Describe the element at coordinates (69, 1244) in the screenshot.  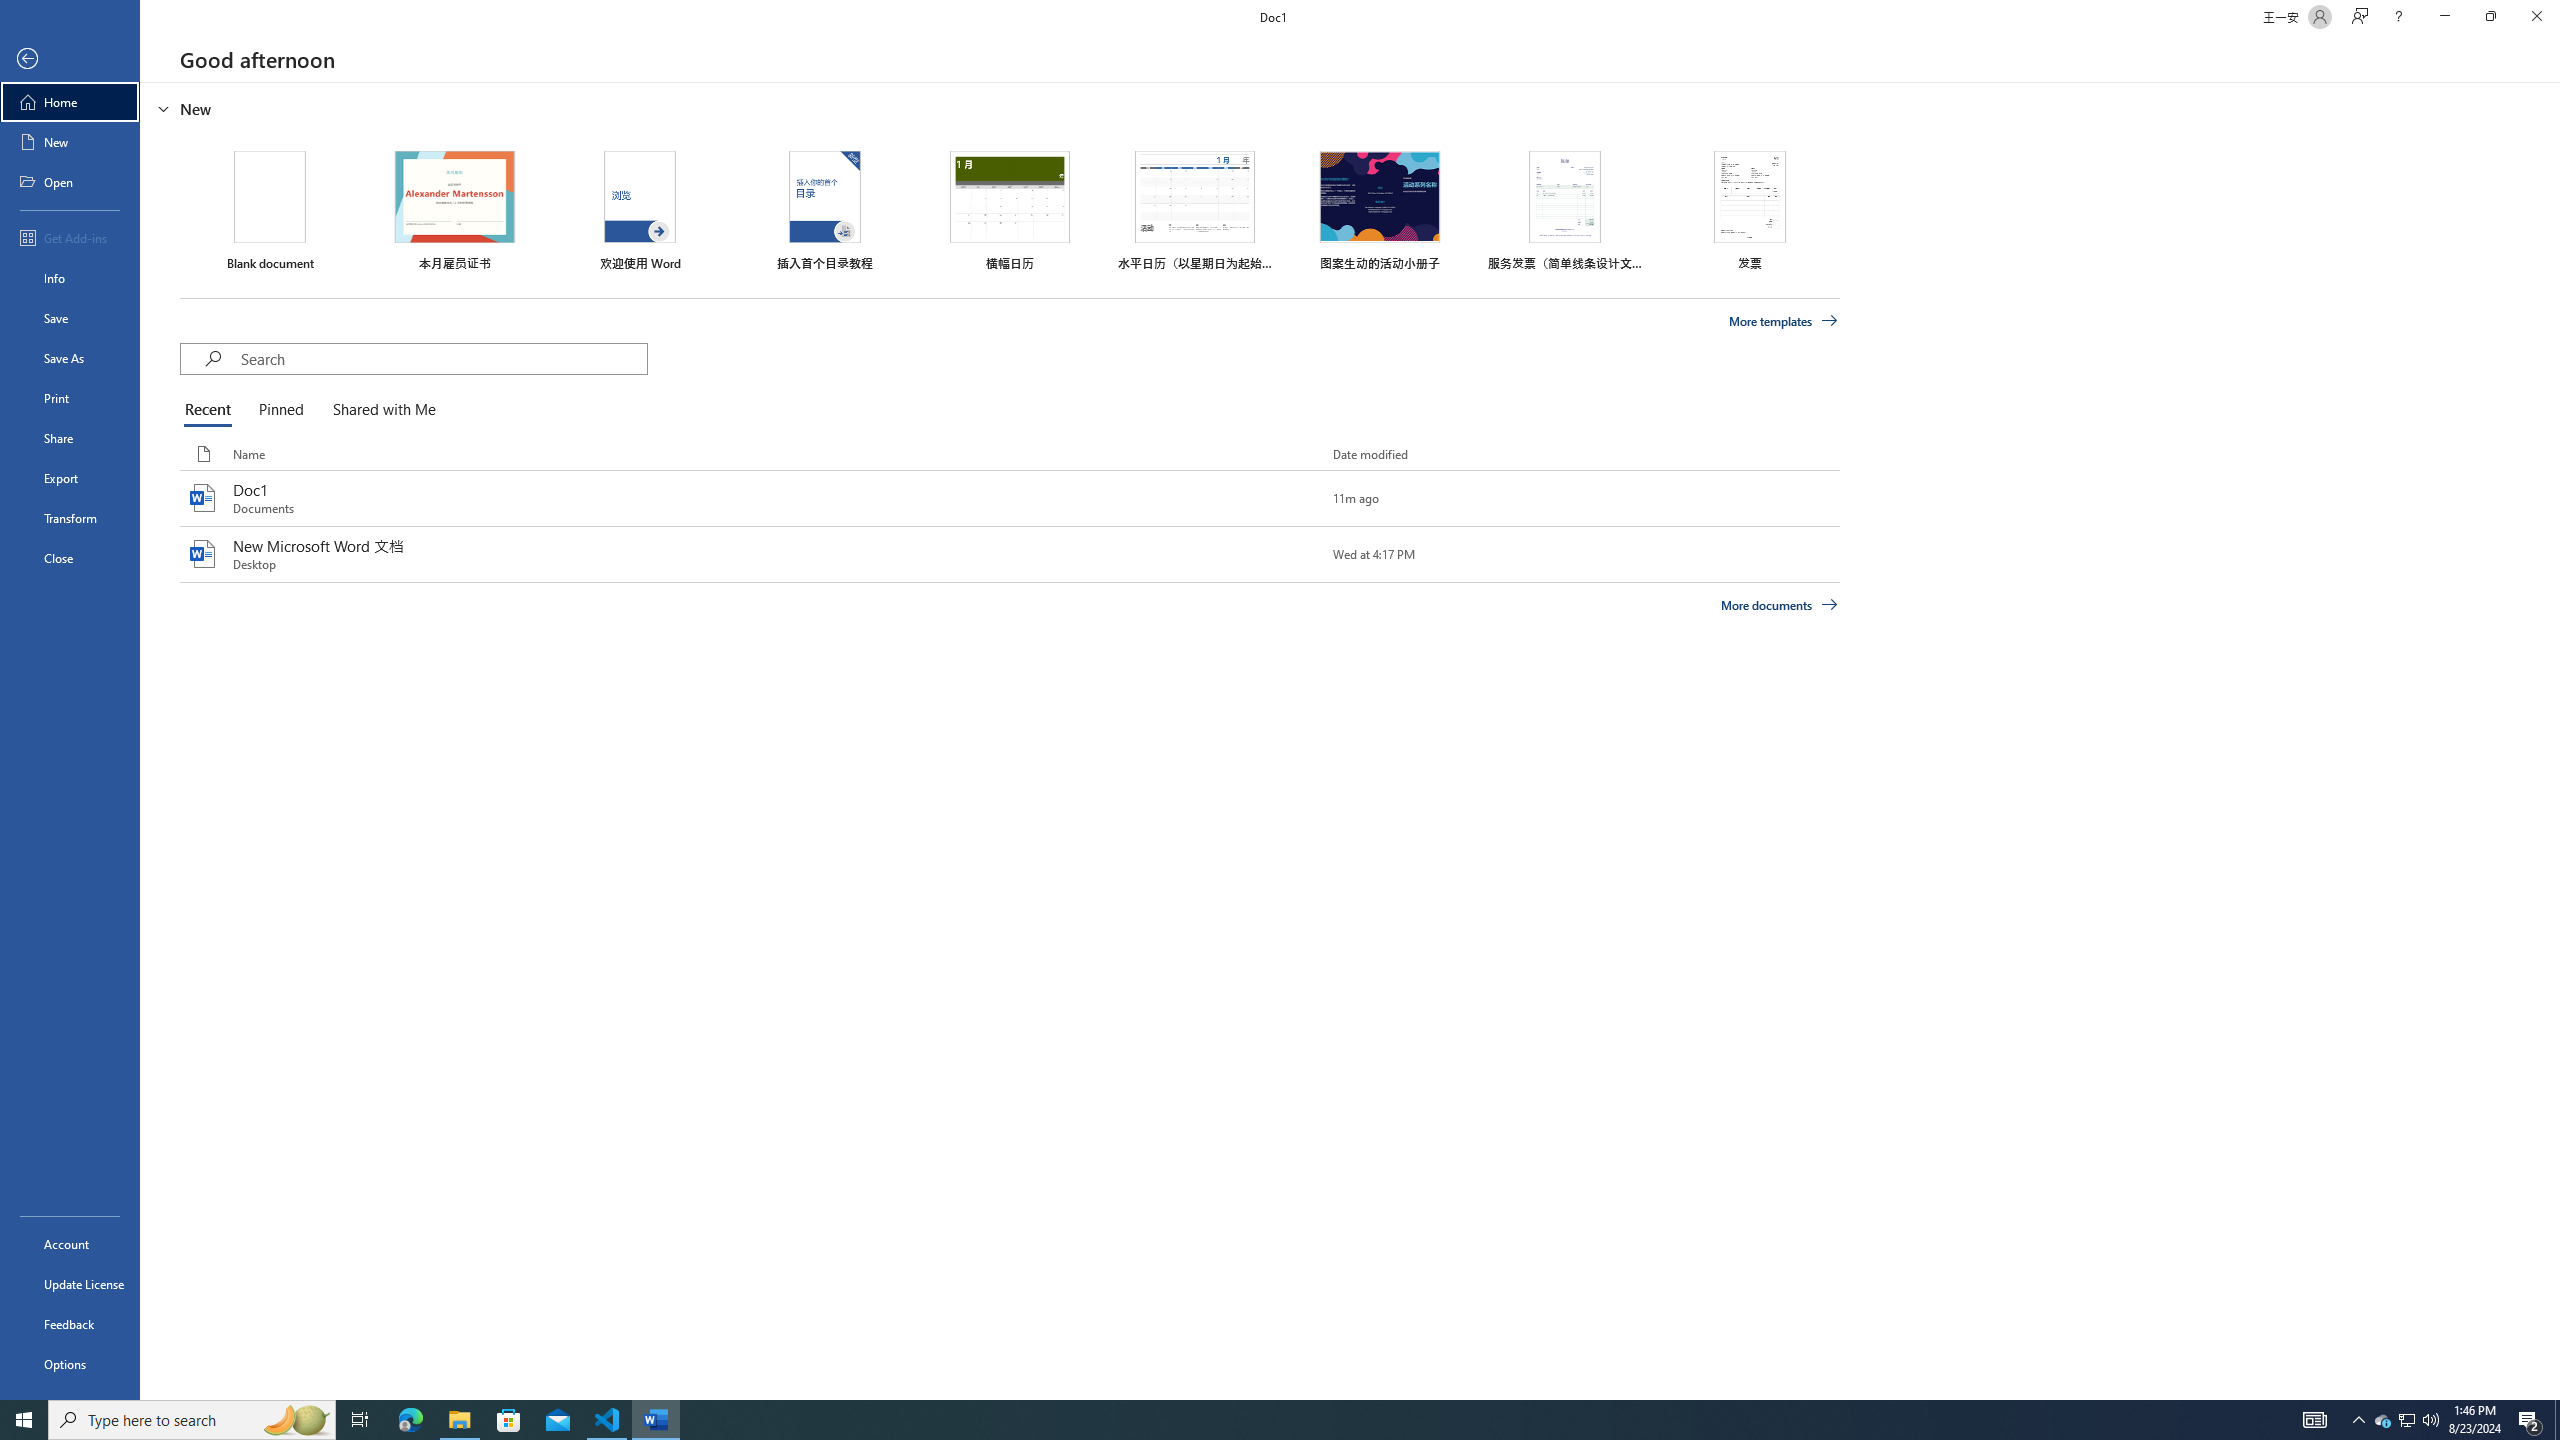
I see `'Account'` at that location.